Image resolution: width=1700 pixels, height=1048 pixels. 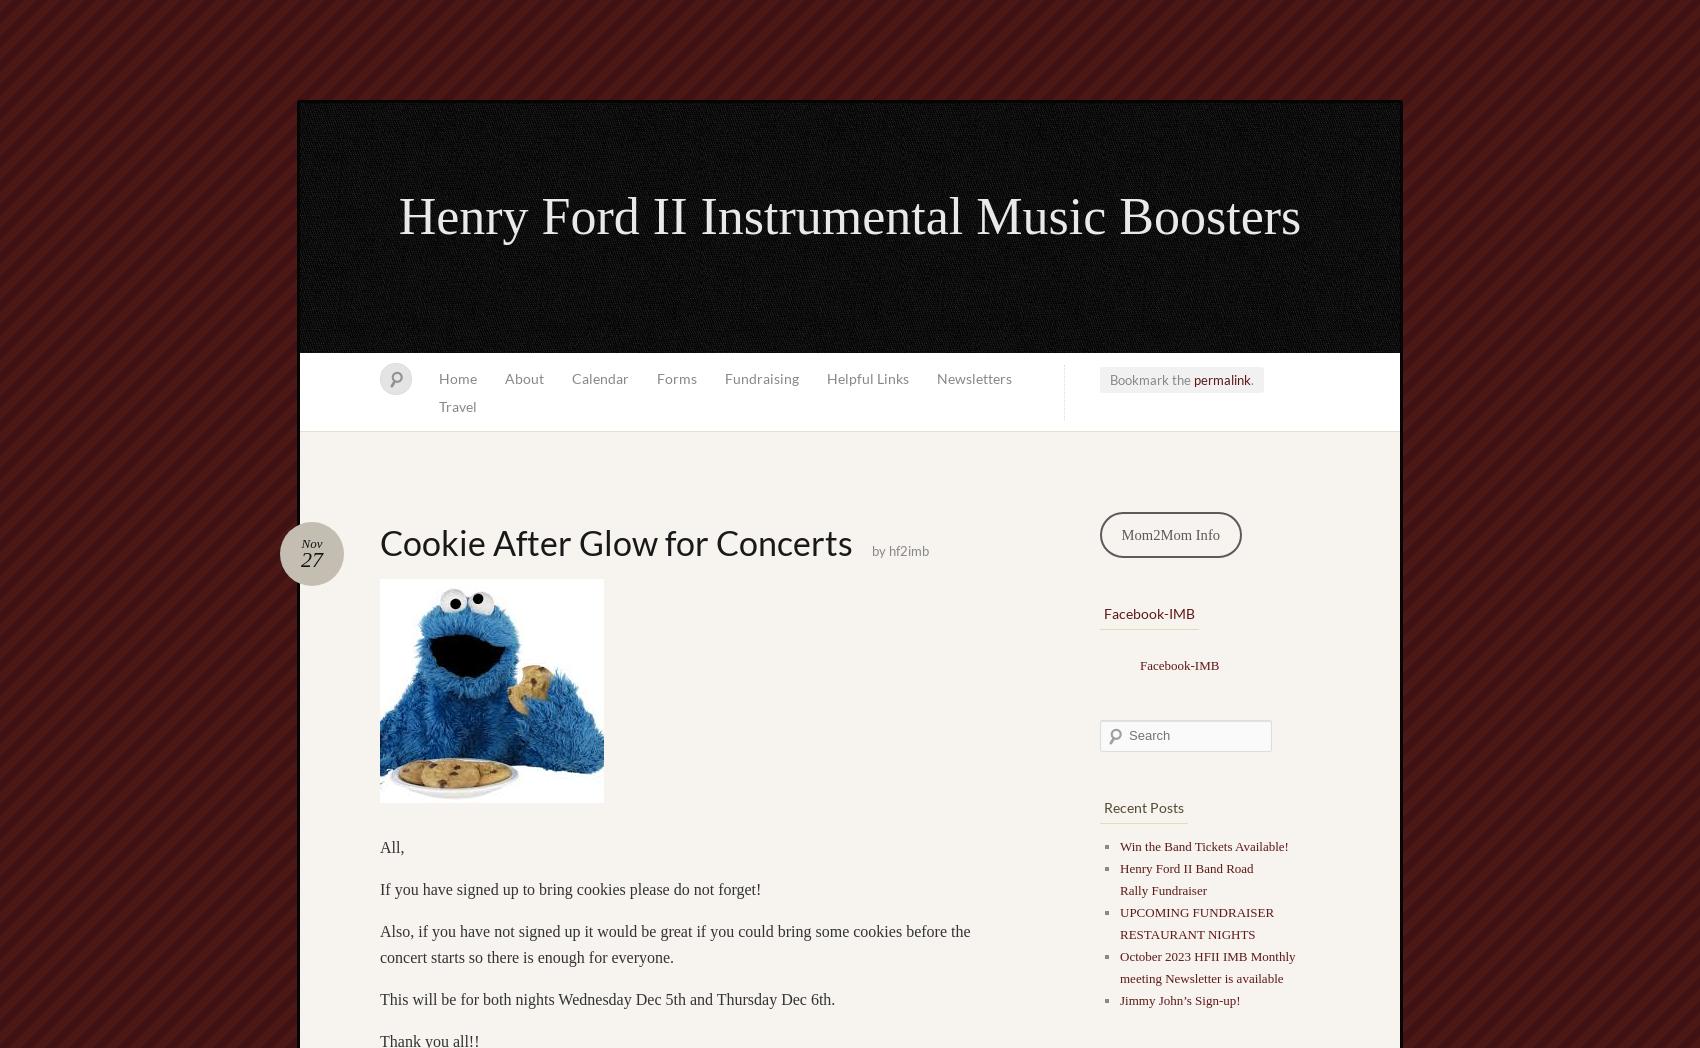 I want to click on 'October 2023 HFII IMB Monthly meeting Newsletter is available', so click(x=1206, y=965).